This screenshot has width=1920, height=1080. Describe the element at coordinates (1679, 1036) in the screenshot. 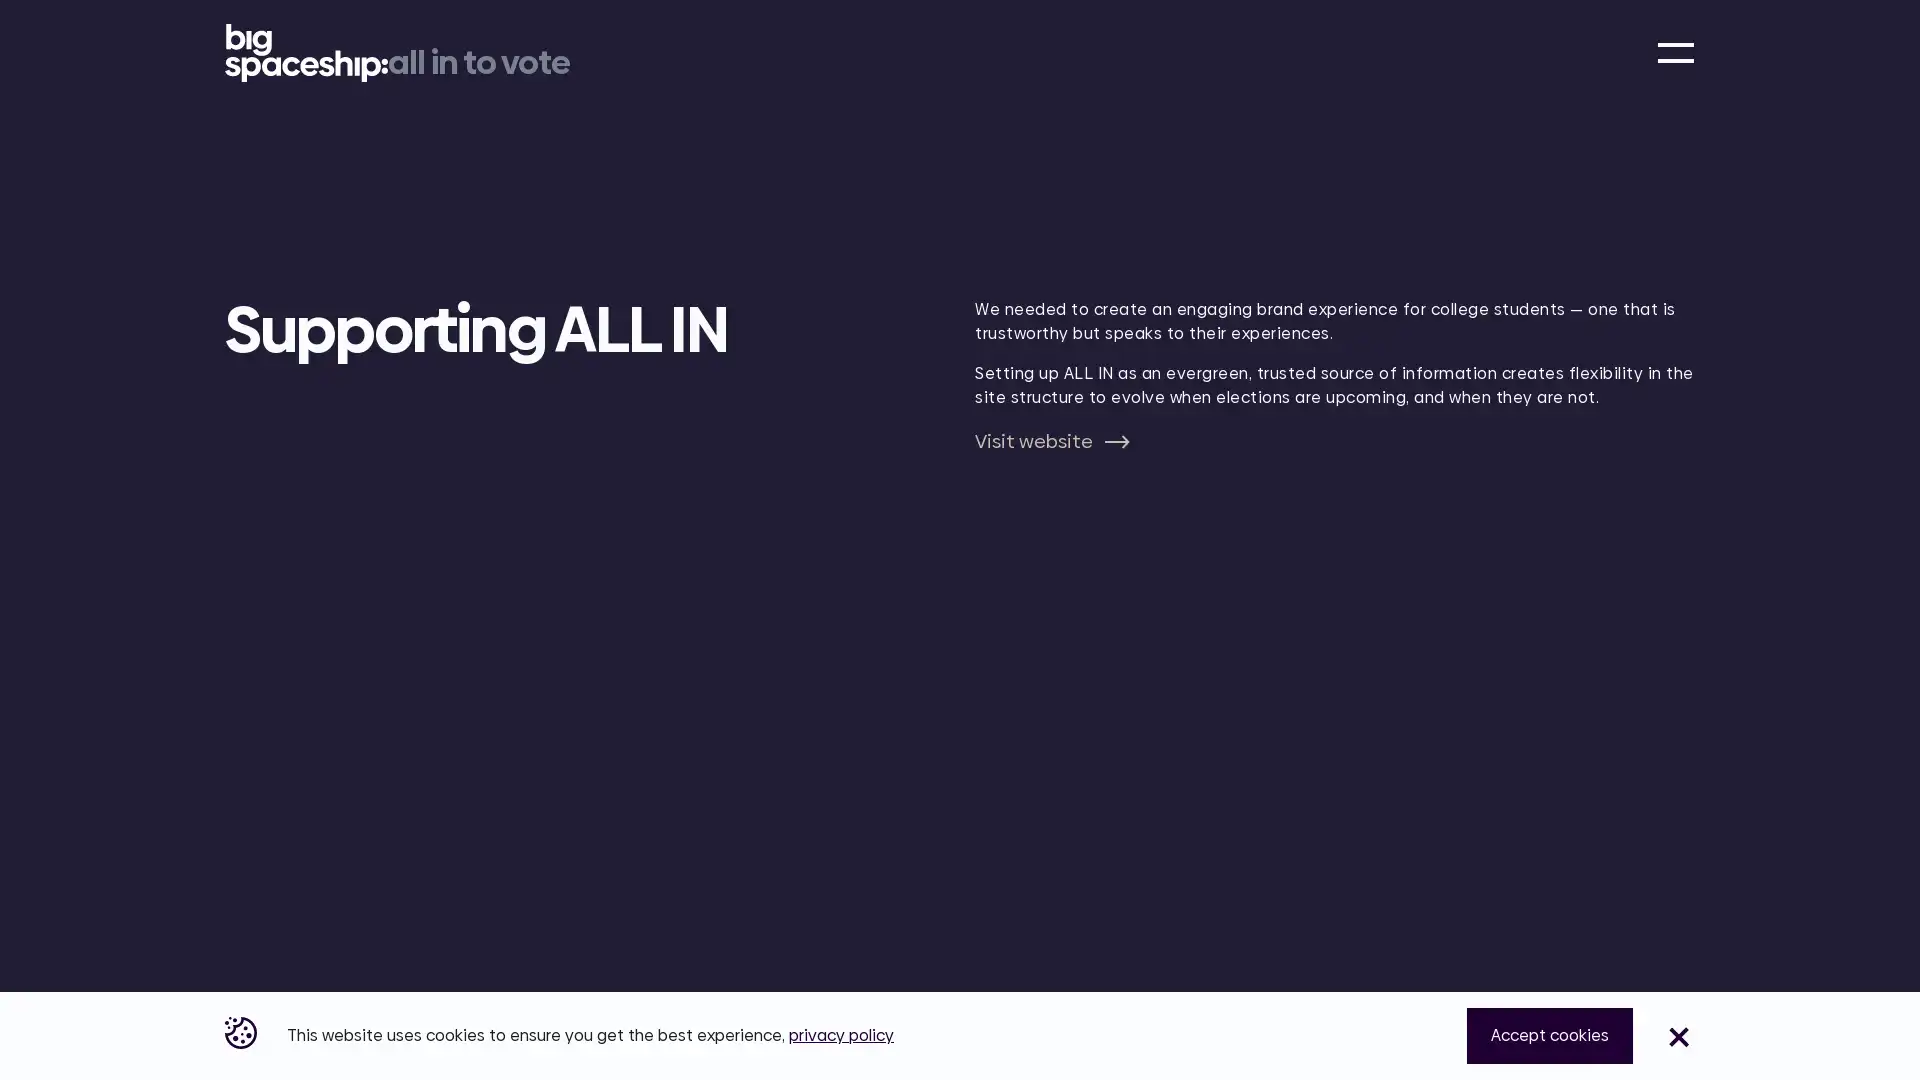

I see `Close` at that location.